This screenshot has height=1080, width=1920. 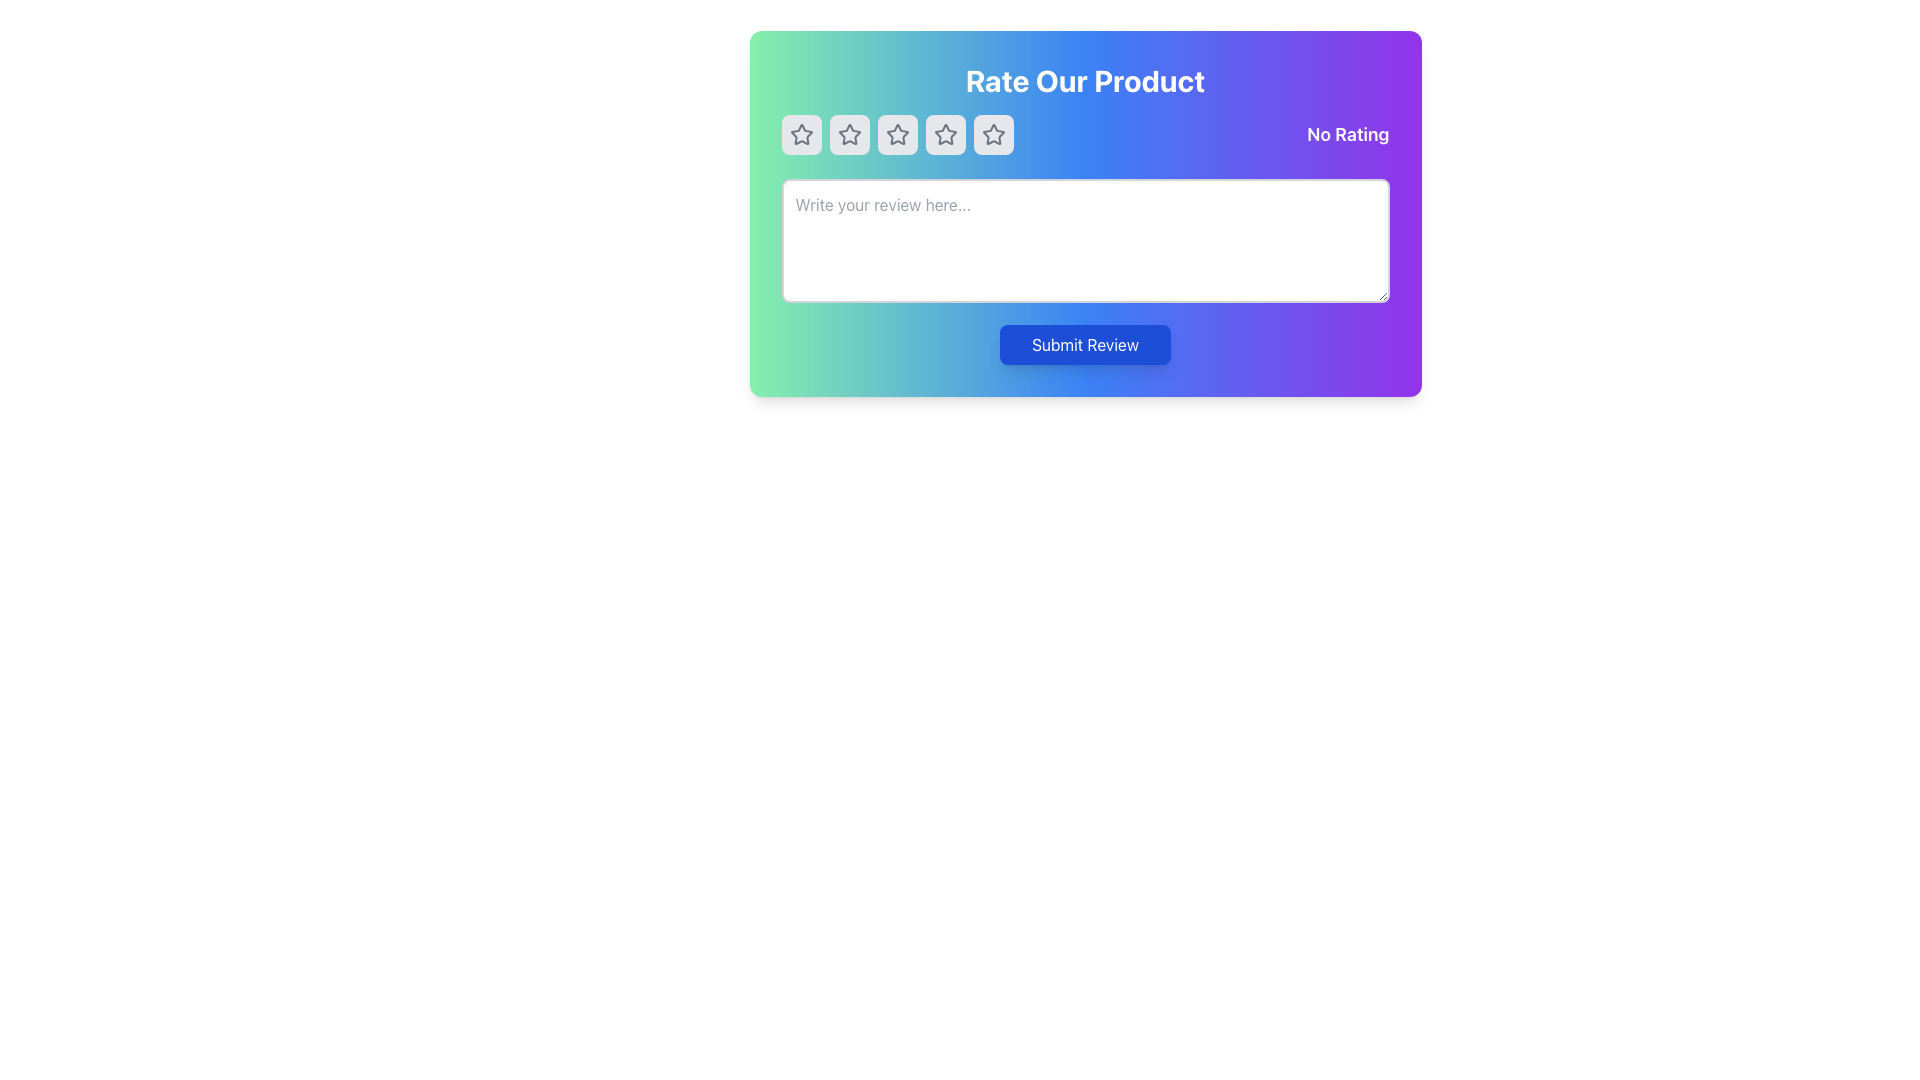 I want to click on the third star icon in the 'Rate Our Product' section, so click(x=896, y=135).